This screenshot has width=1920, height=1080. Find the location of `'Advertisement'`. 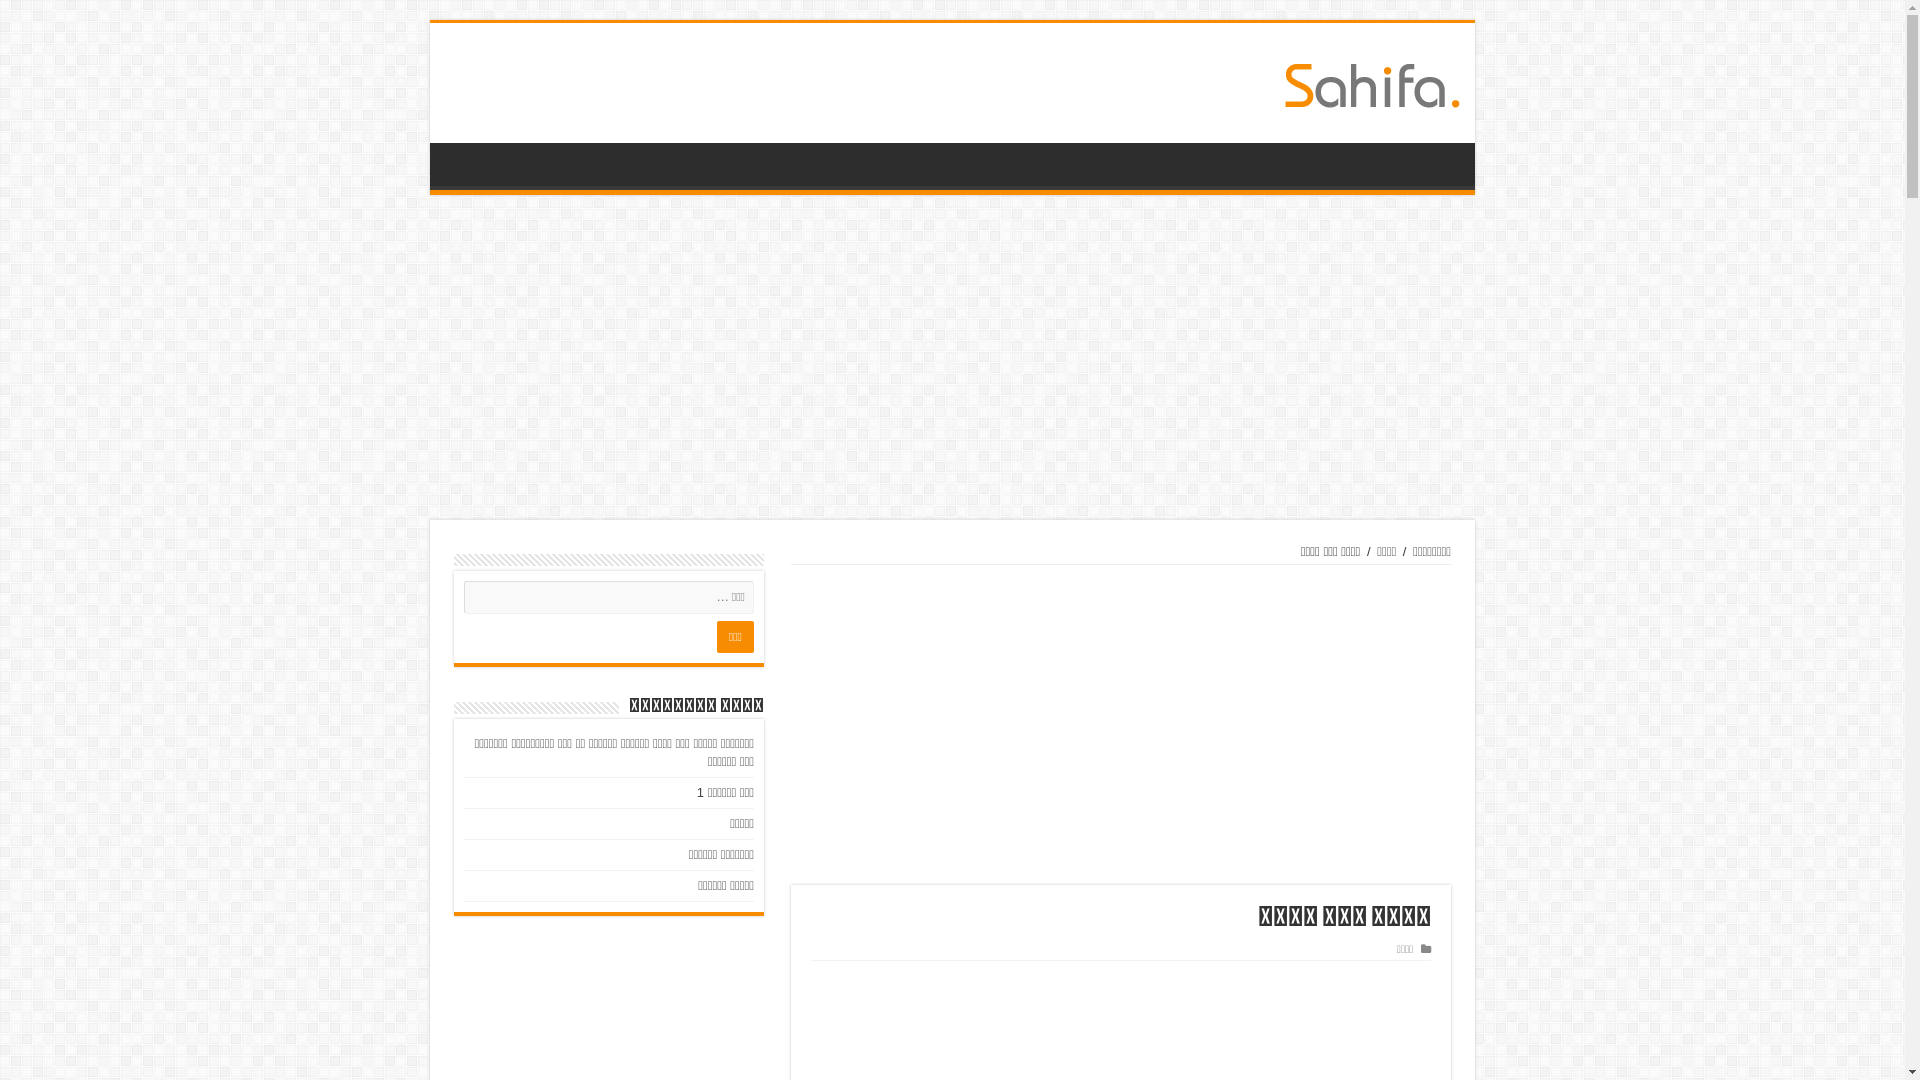

'Advertisement' is located at coordinates (1121, 725).